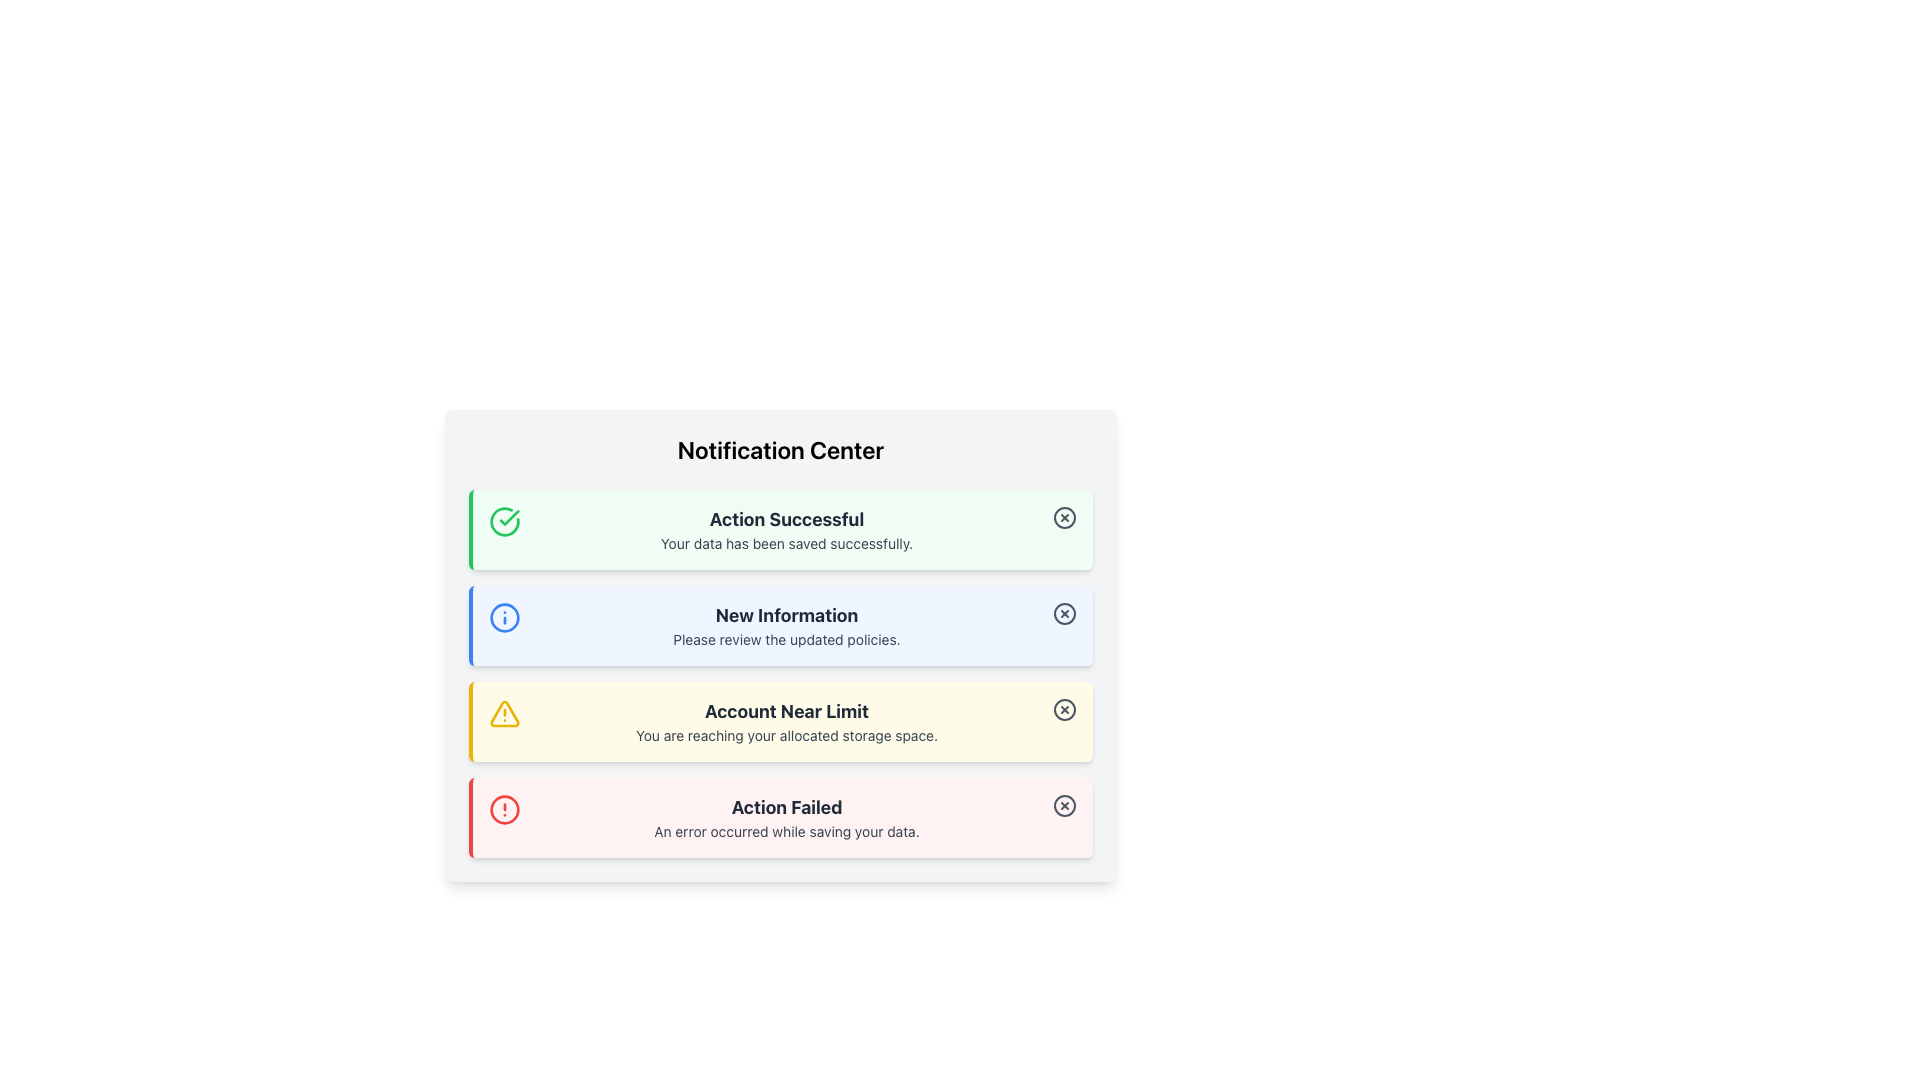  Describe the element at coordinates (1064, 516) in the screenshot. I see `the circular close button with a gray border and white background, featuring an 'X' icon, located on the right side of the notification bar titled 'Action Successful'` at that location.